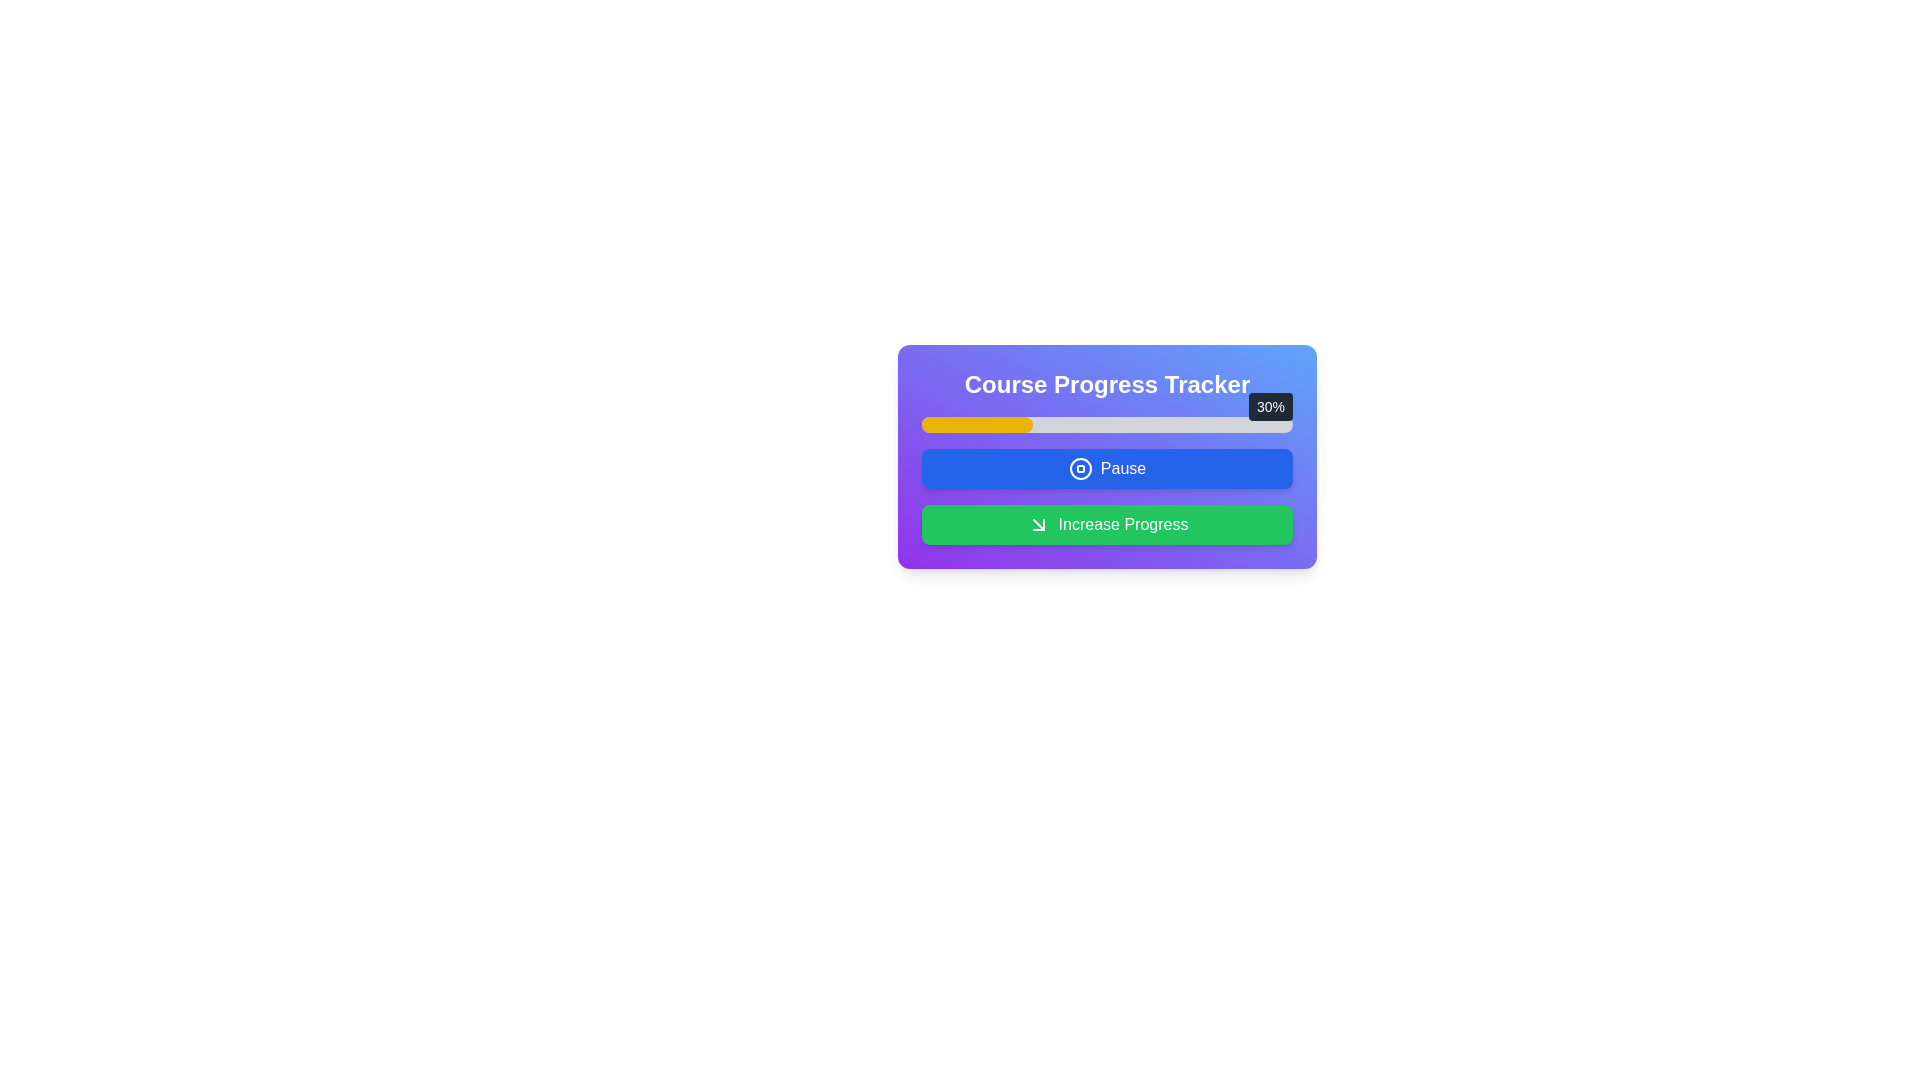 The height and width of the screenshot is (1080, 1920). Describe the element at coordinates (1270, 406) in the screenshot. I see `the static text element displaying '30%' which is located above the right end of the horizontal progress bar in the Course Progress Tracker` at that location.